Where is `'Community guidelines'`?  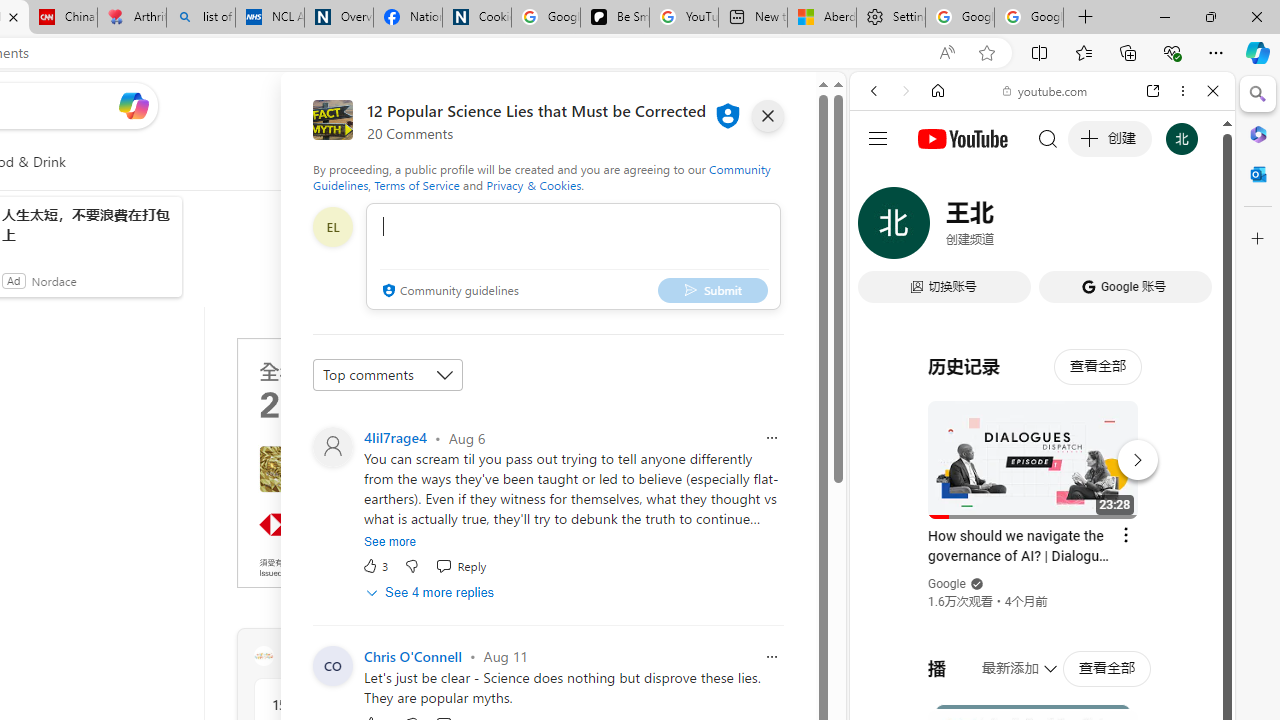
'Community guidelines' is located at coordinates (447, 291).